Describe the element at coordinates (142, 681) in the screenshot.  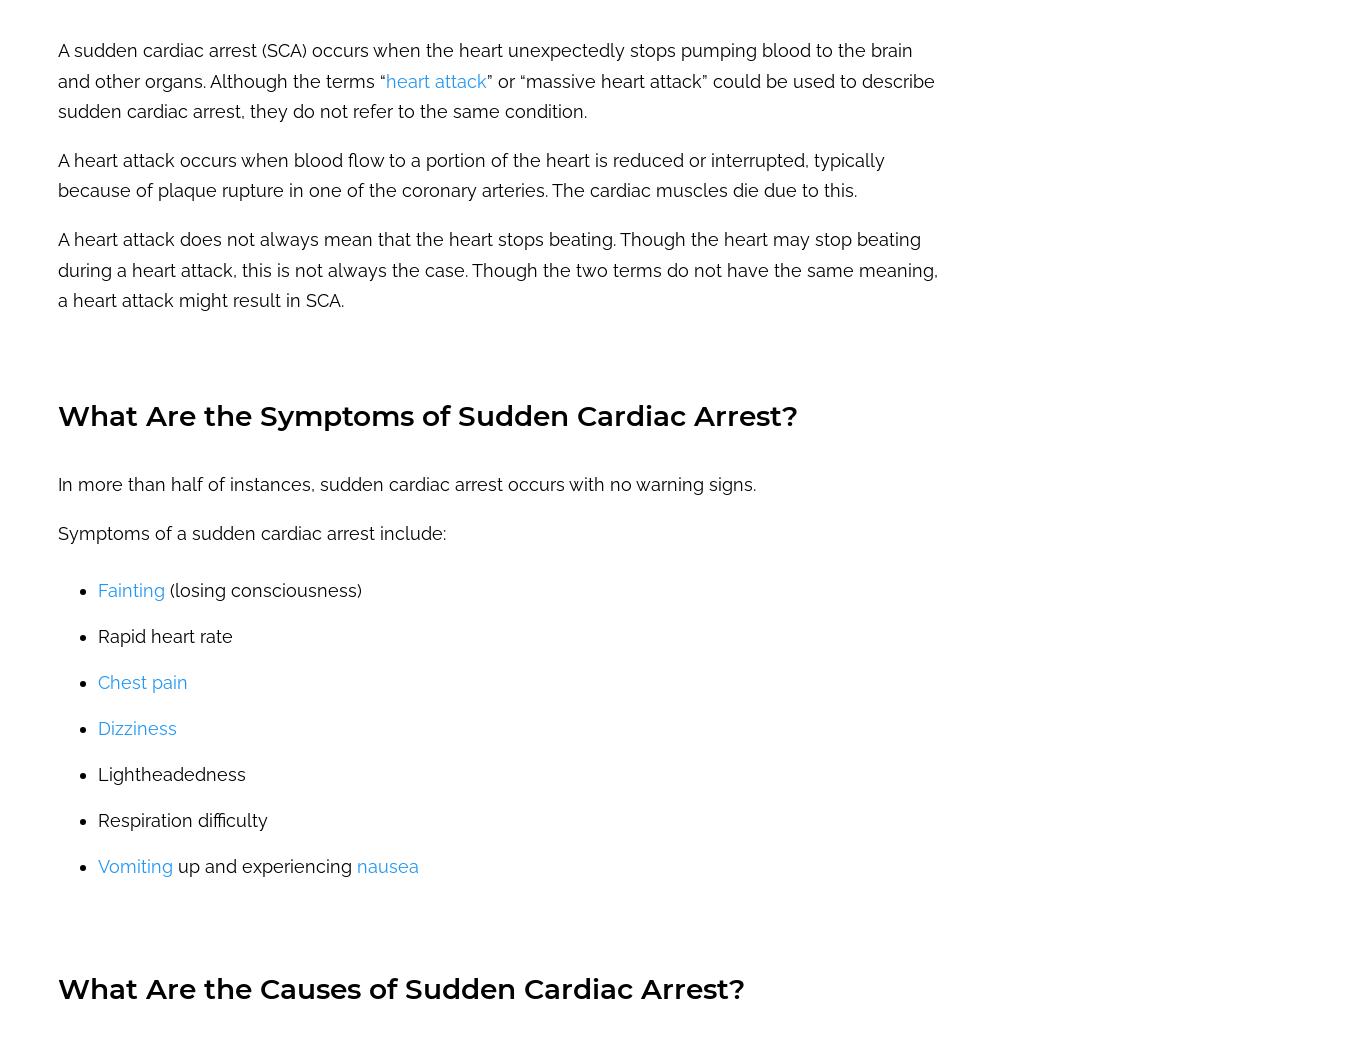
I see `'Chest pain'` at that location.